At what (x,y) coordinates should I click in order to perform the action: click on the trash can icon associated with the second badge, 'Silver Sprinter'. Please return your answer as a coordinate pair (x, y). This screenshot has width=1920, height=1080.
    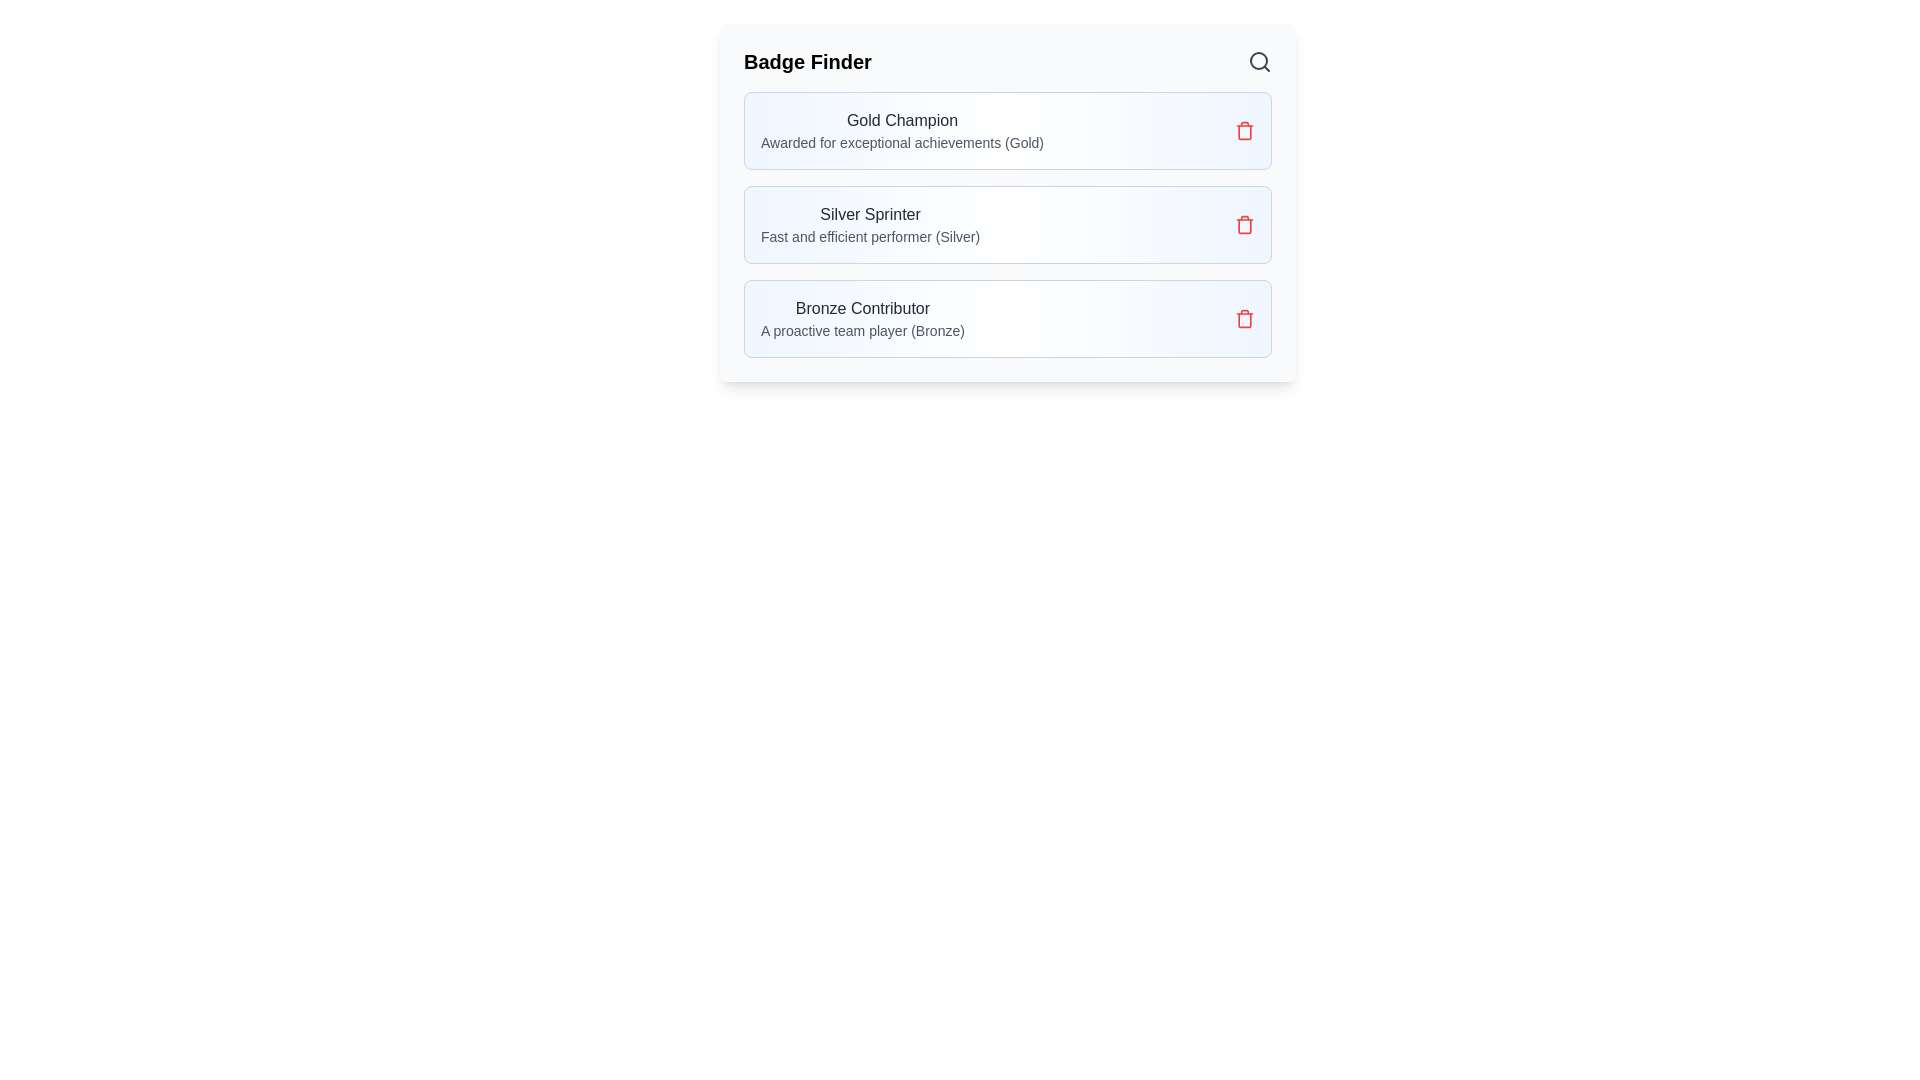
    Looking at the image, I should click on (1243, 225).